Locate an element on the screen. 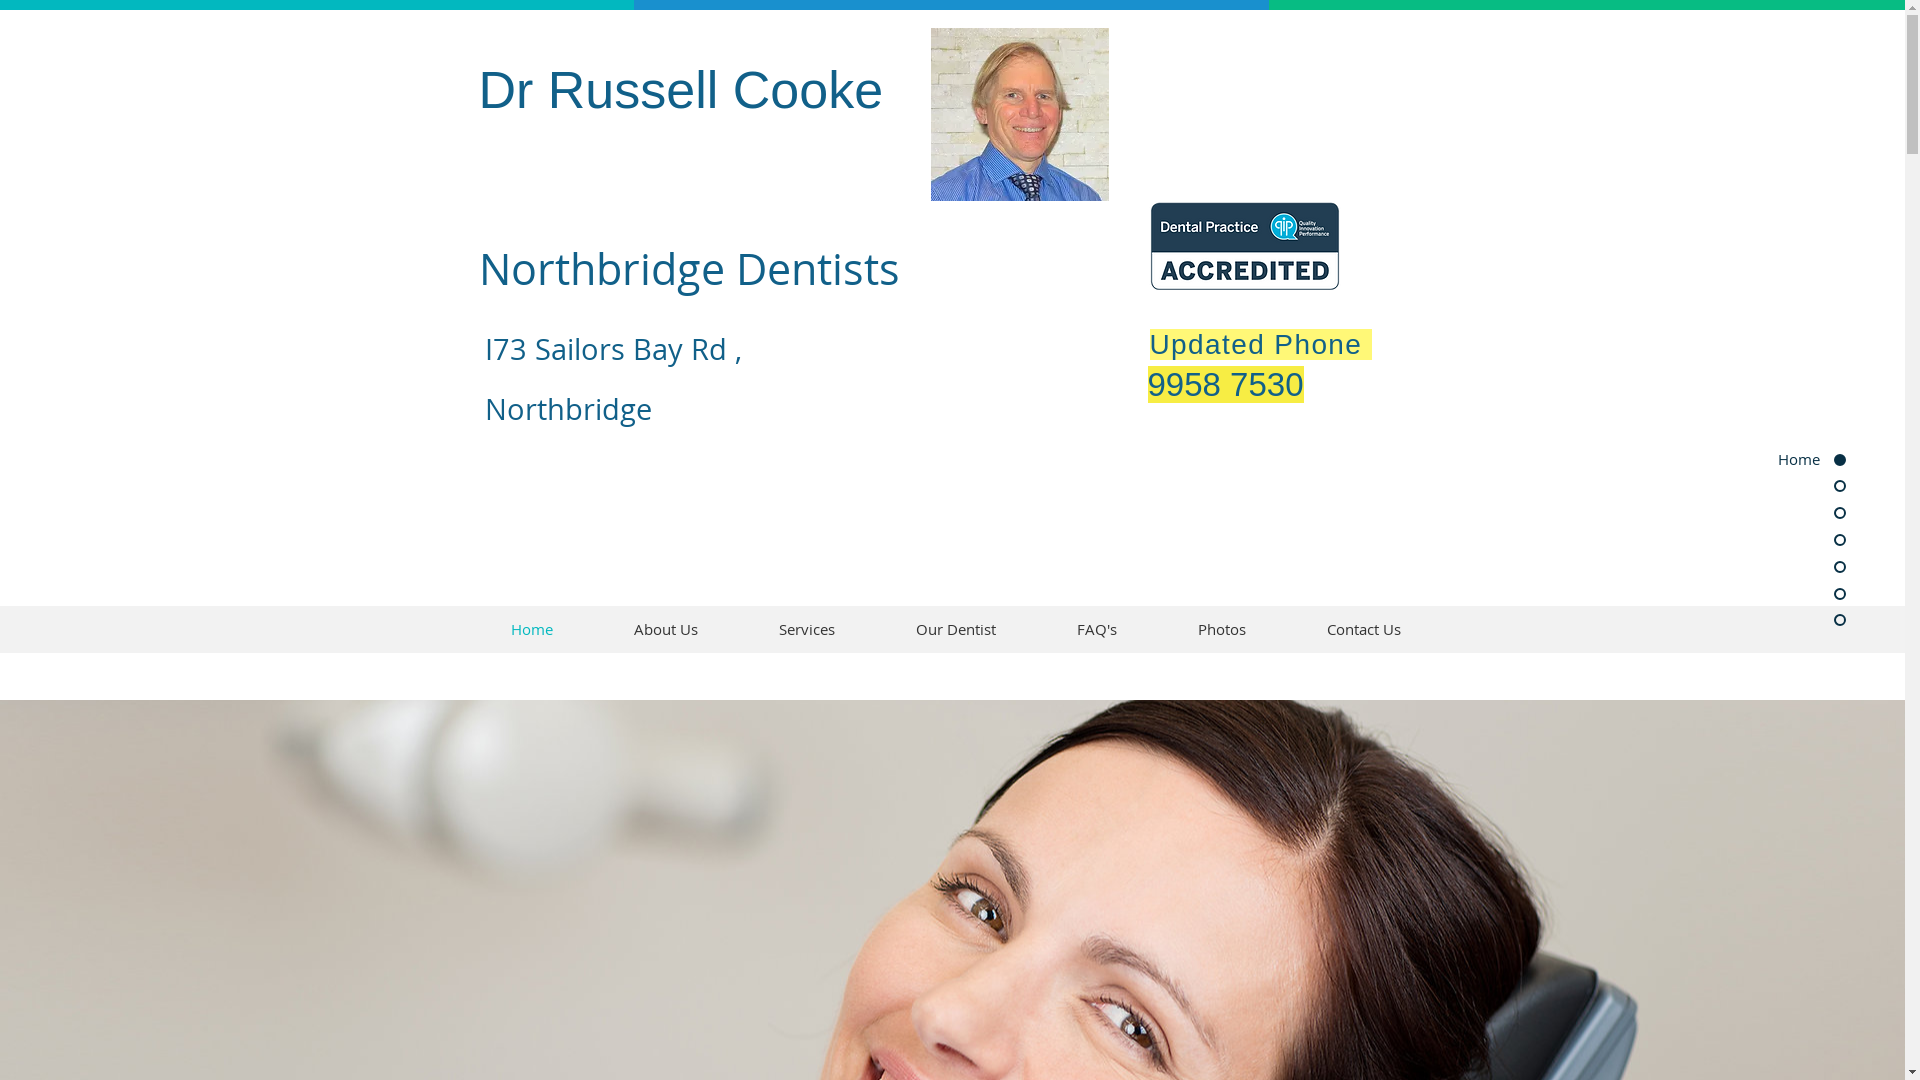  'Home' is located at coordinates (531, 628).